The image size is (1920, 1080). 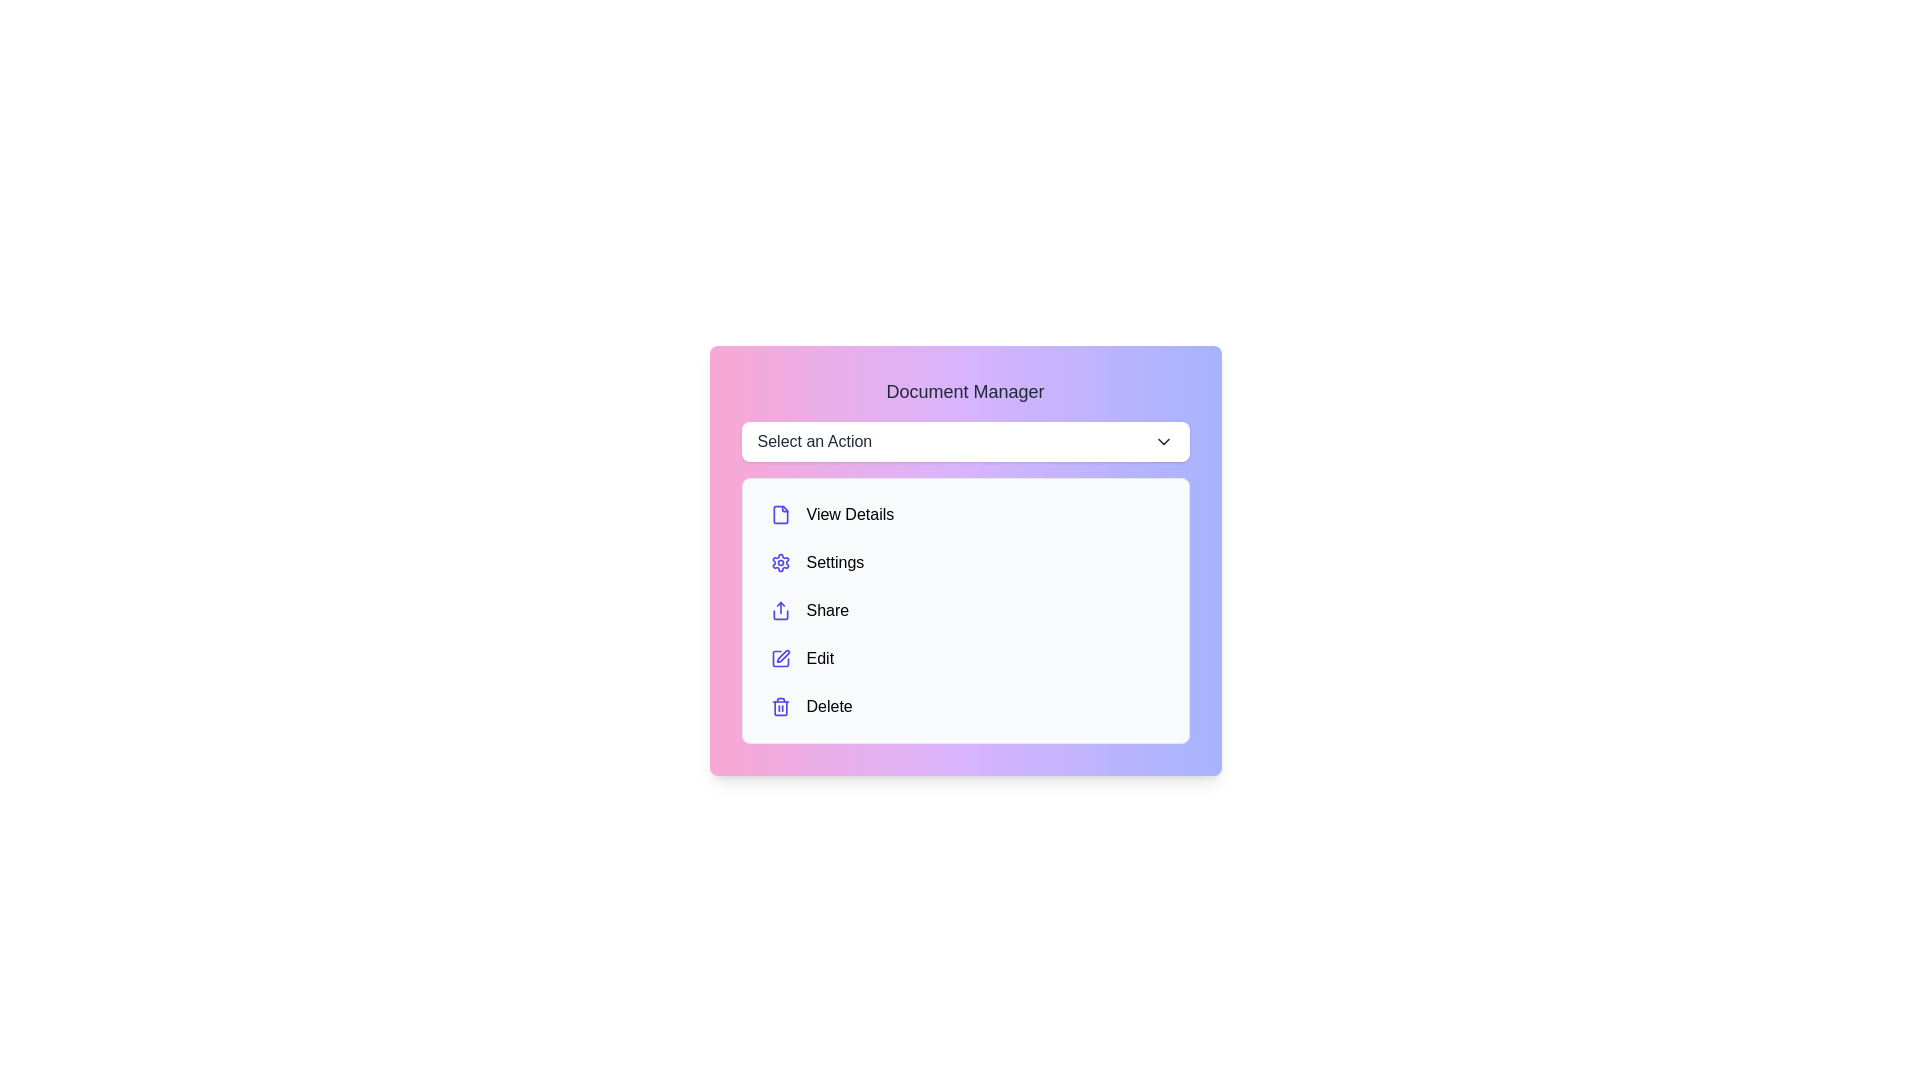 I want to click on the share button located within the 'Document Manager' group, positioned between the 'Settings' button and the 'Edit' button, so click(x=965, y=609).